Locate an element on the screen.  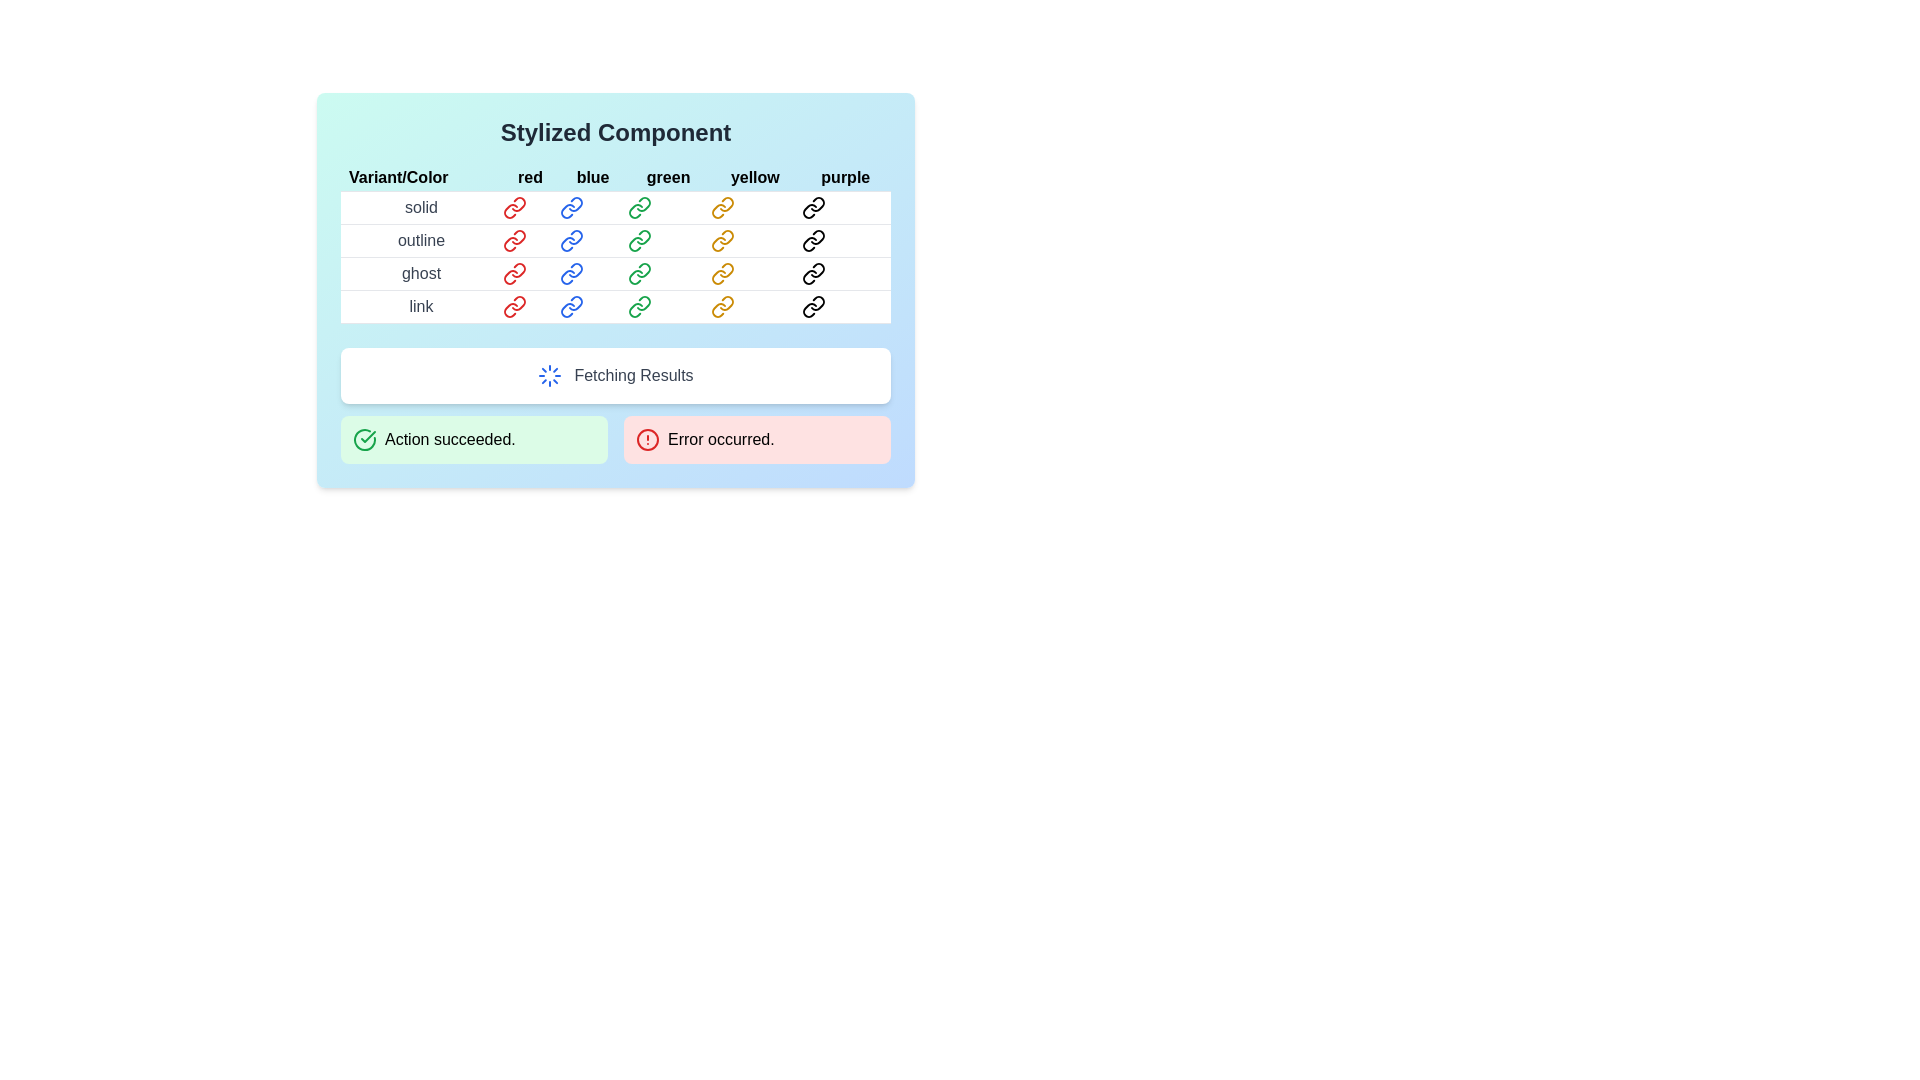
the Icon link button located in the third column of the second row within the 'Styled Component' table, which features an 'outline' style and a 'green' color is located at coordinates (638, 239).